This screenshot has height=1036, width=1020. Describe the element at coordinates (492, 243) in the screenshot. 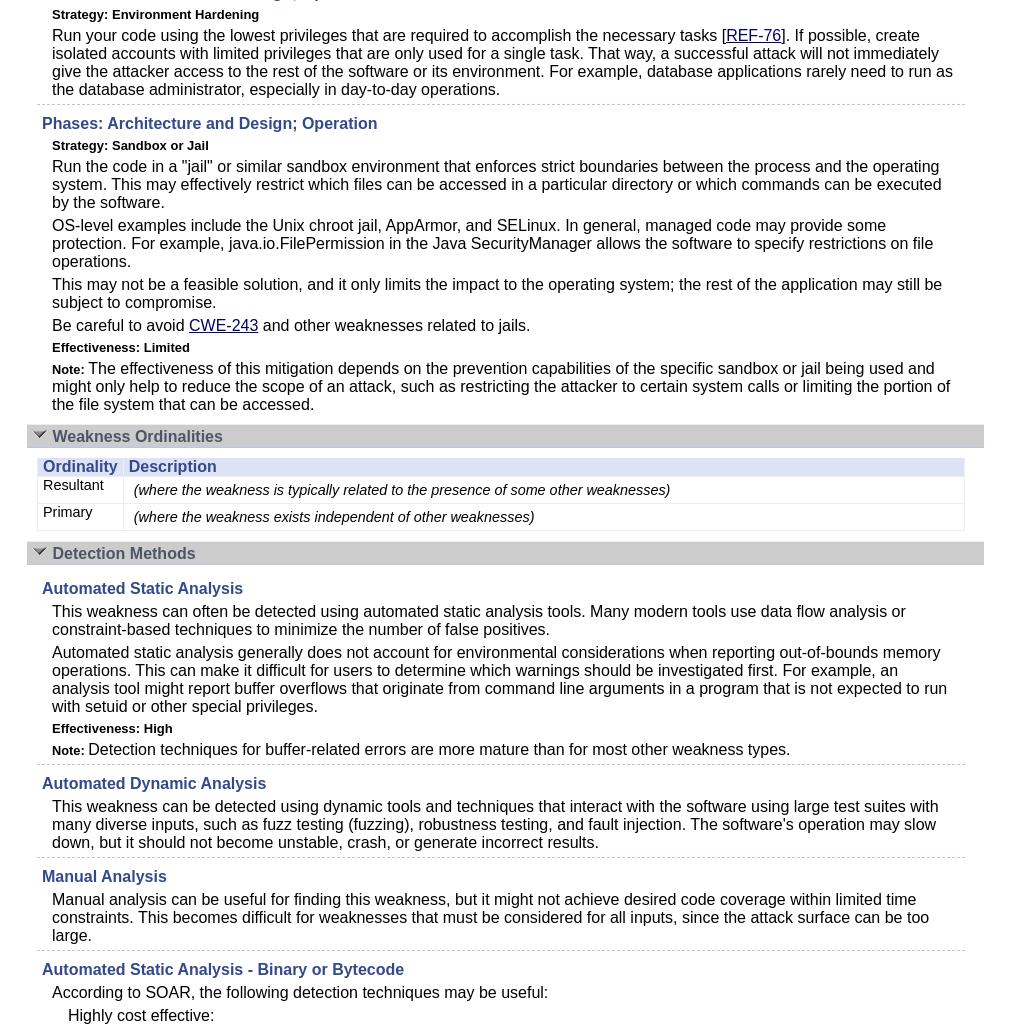

I see `'OS-level examples include the Unix chroot jail, AppArmor, and SELinux. In general, managed code may provide some protection. For example, java.io.FilePermission in the Java SecurityManager allows the software to specify restrictions on file operations.'` at that location.